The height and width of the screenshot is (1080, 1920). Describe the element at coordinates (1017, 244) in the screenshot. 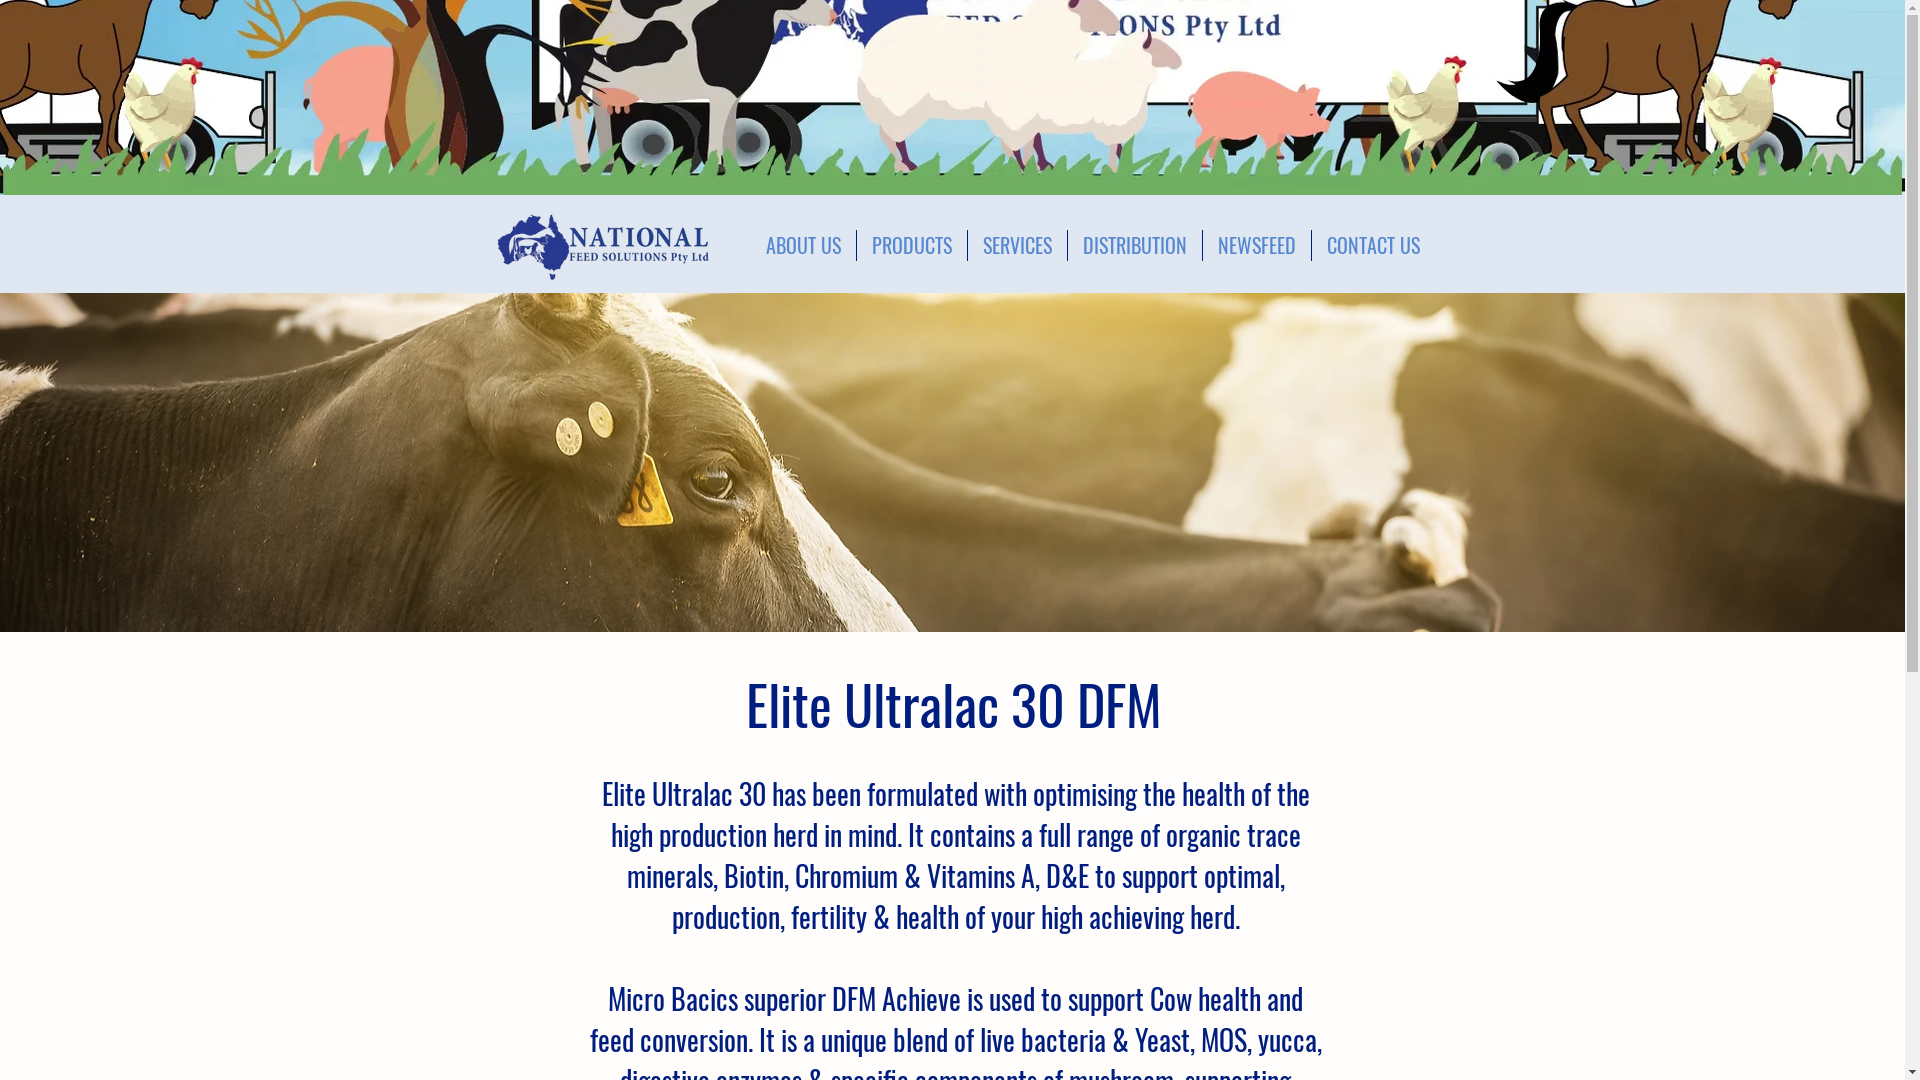

I see `'SERVICES'` at that location.